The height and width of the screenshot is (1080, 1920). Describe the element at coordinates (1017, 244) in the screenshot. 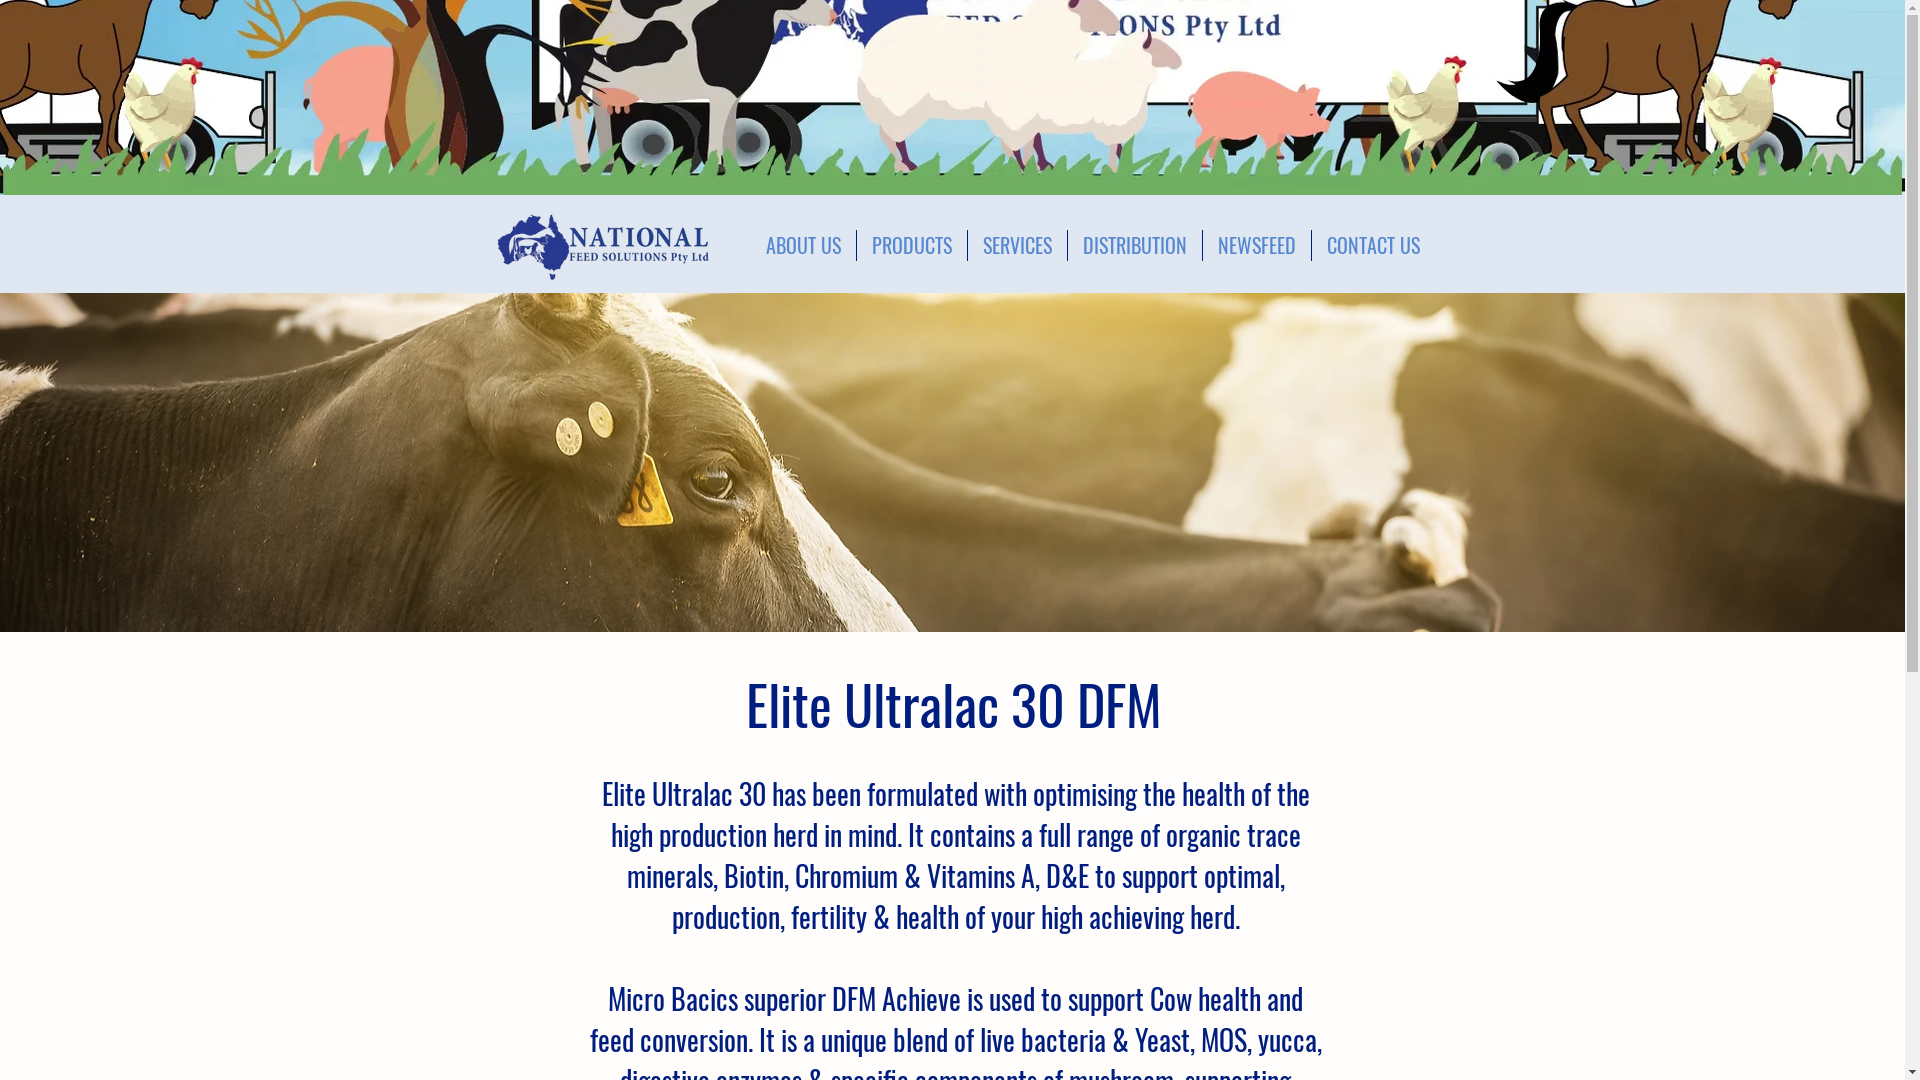

I see `'SERVICES'` at that location.